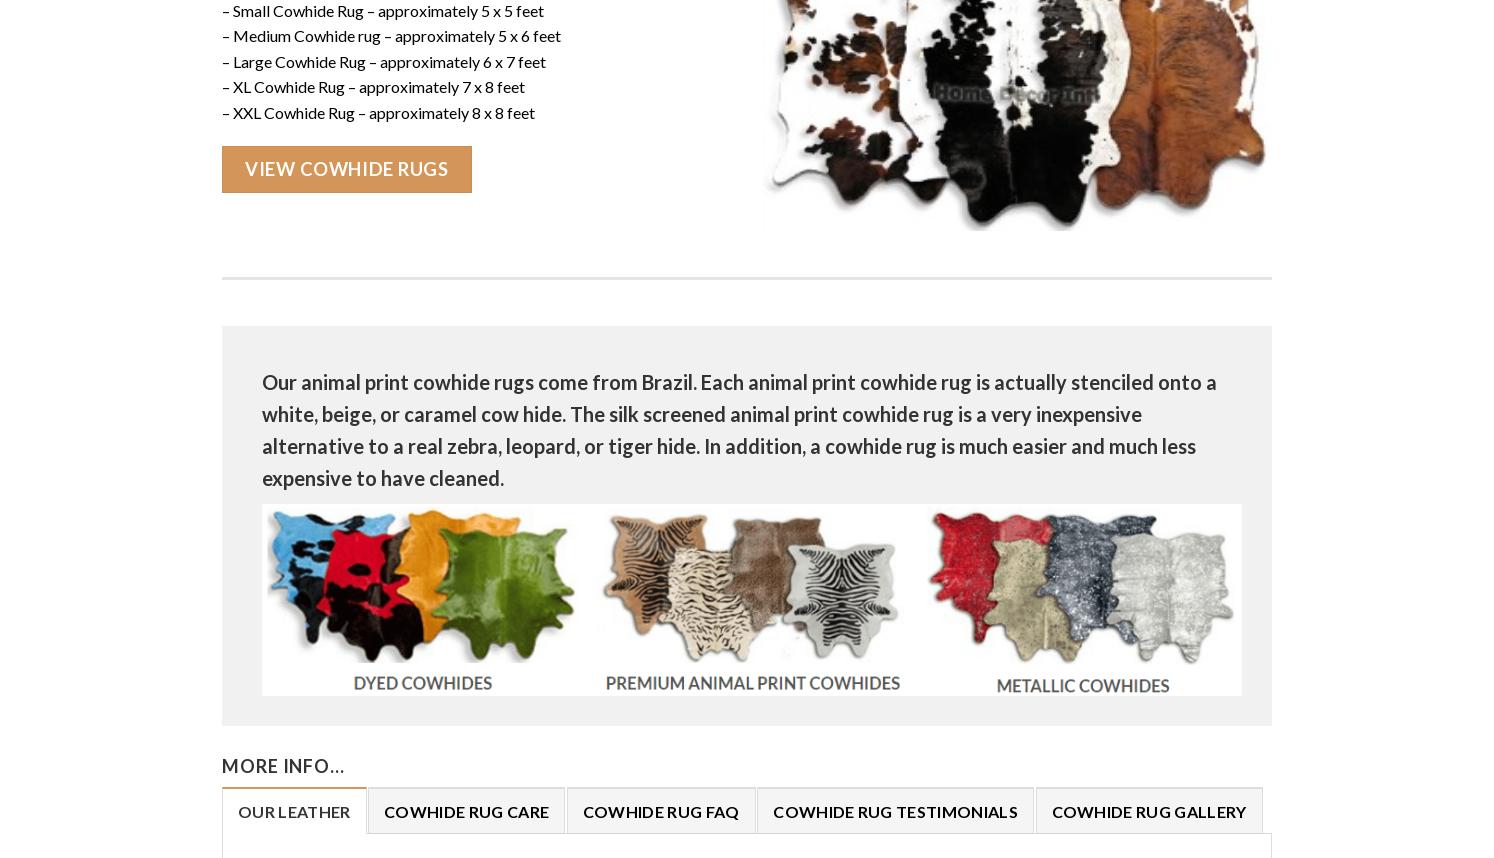  Describe the element at coordinates (391, 35) in the screenshot. I see `'– Medium Cowhide rug – approximately 5 x 6 feet'` at that location.